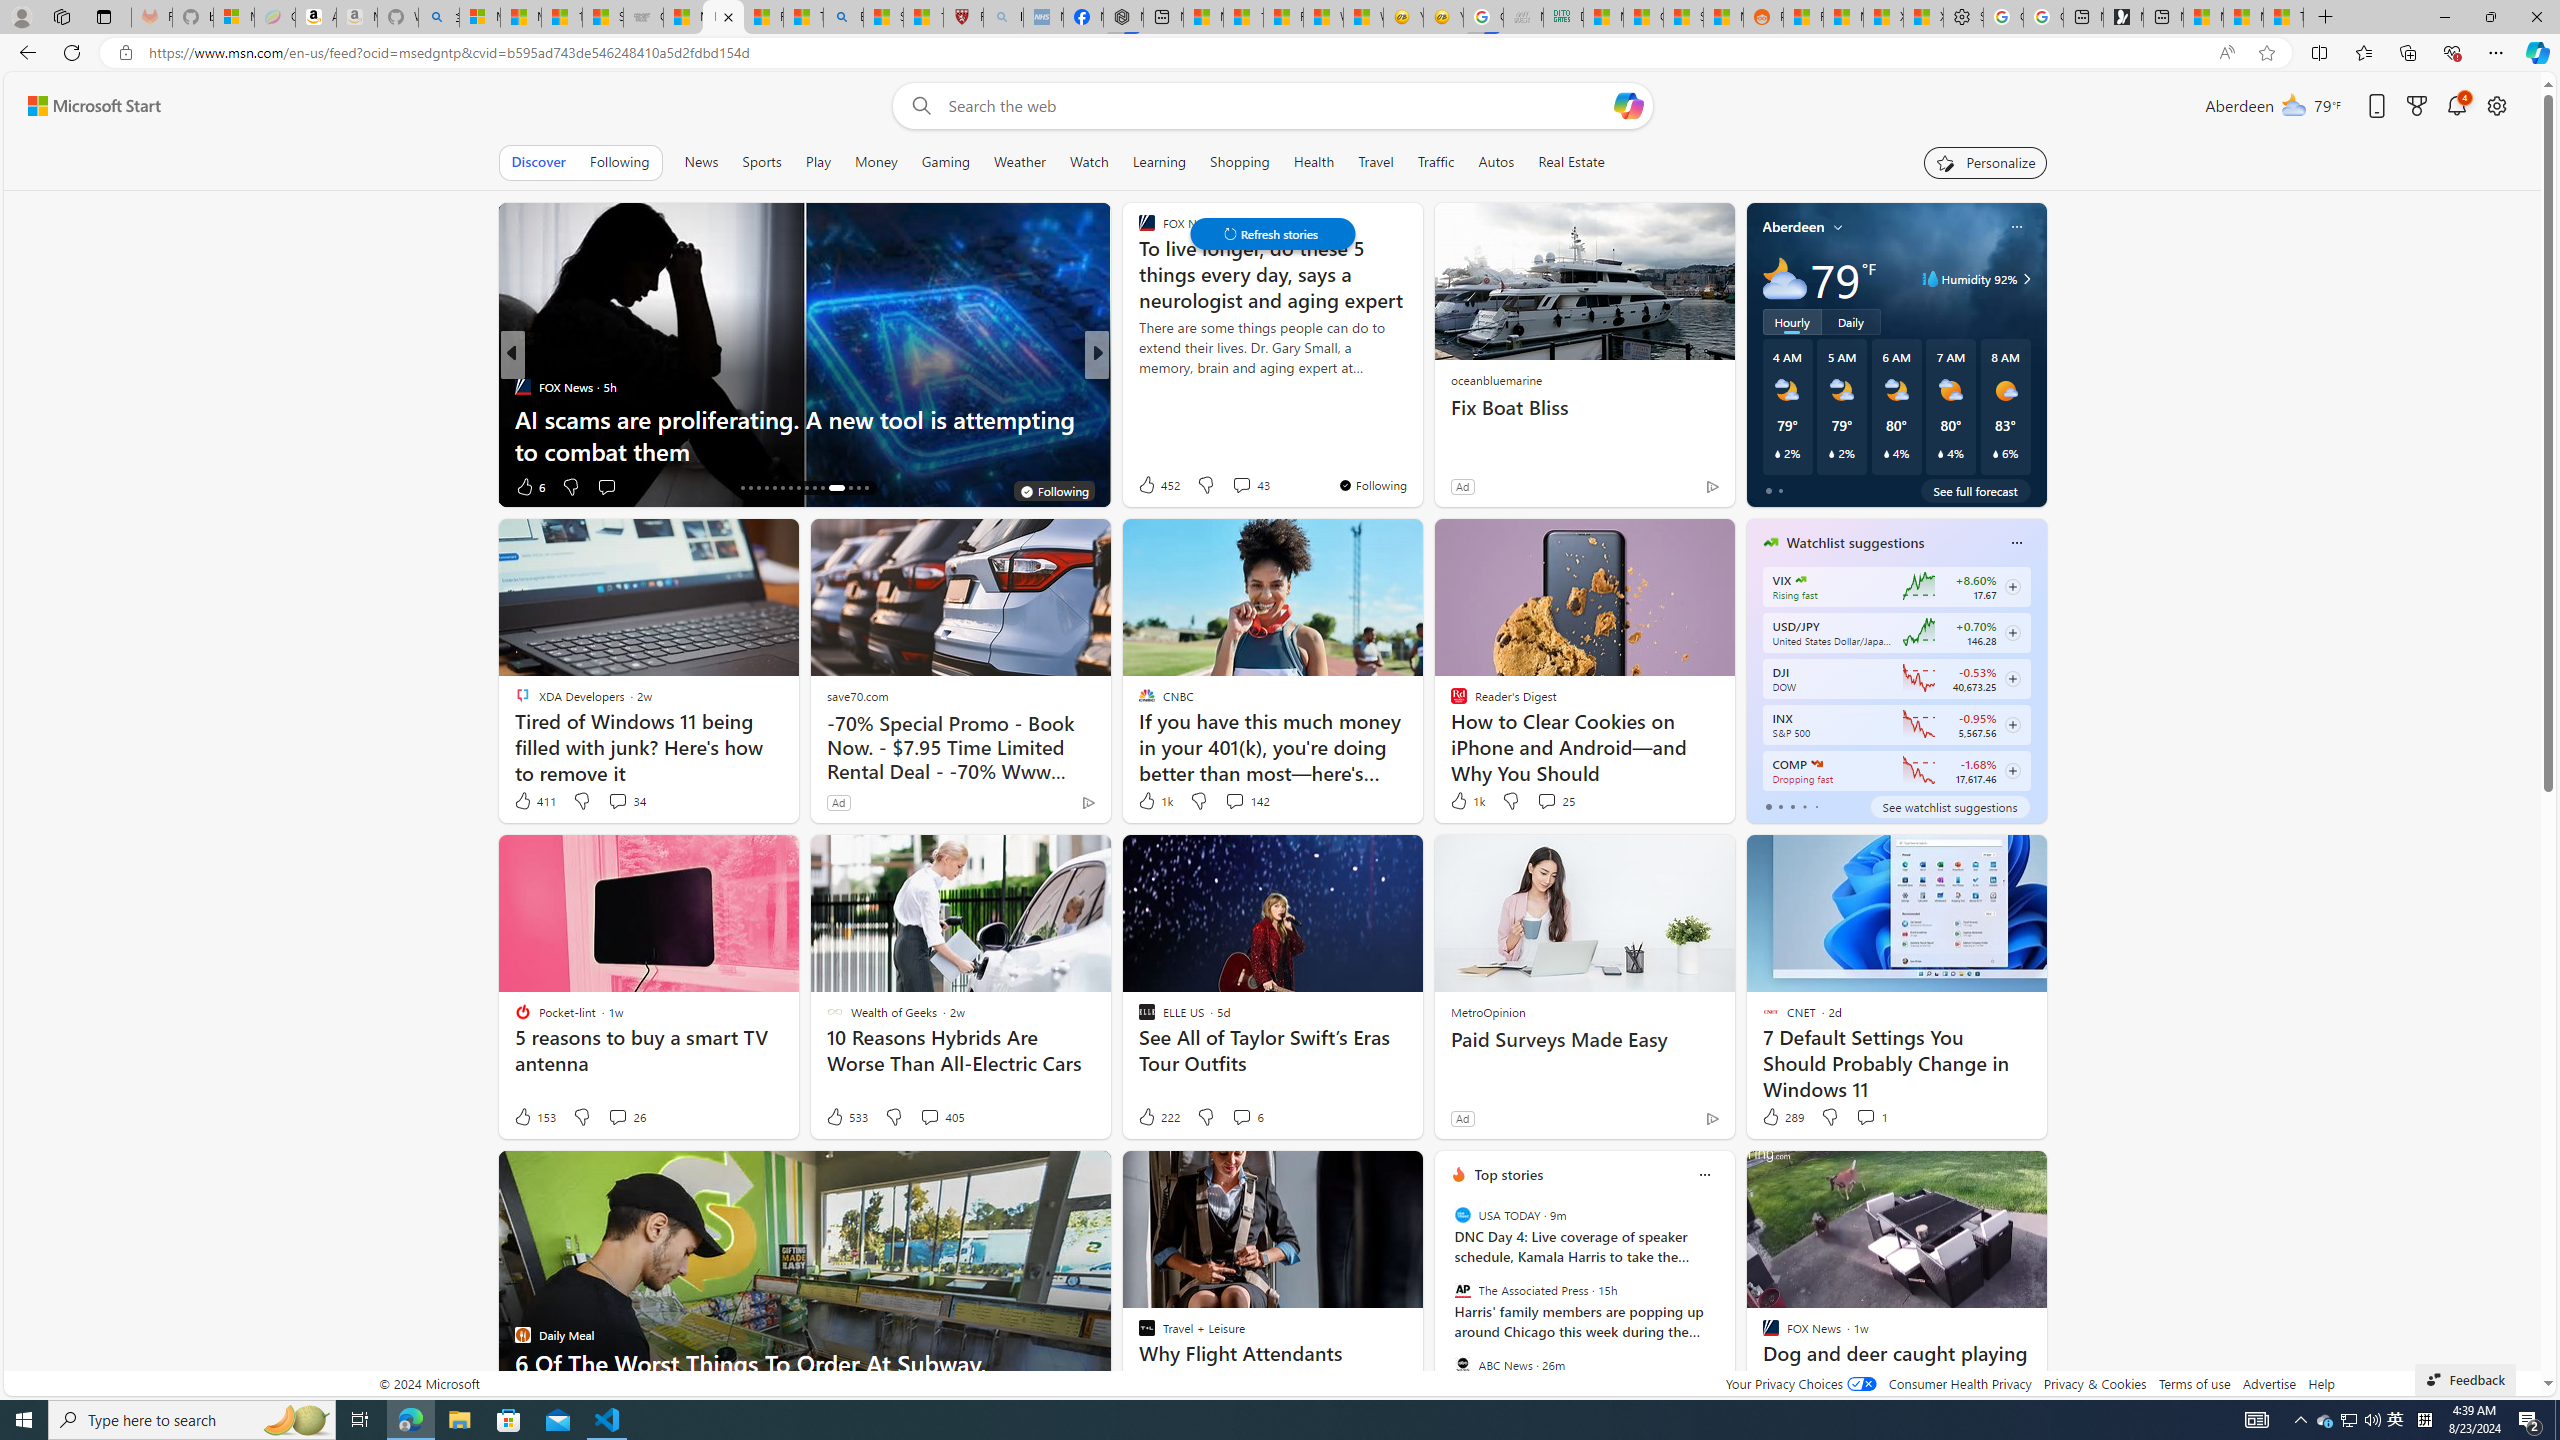 This screenshot has width=2560, height=1440. What do you see at coordinates (1850, 321) in the screenshot?
I see `'Daily'` at bounding box center [1850, 321].